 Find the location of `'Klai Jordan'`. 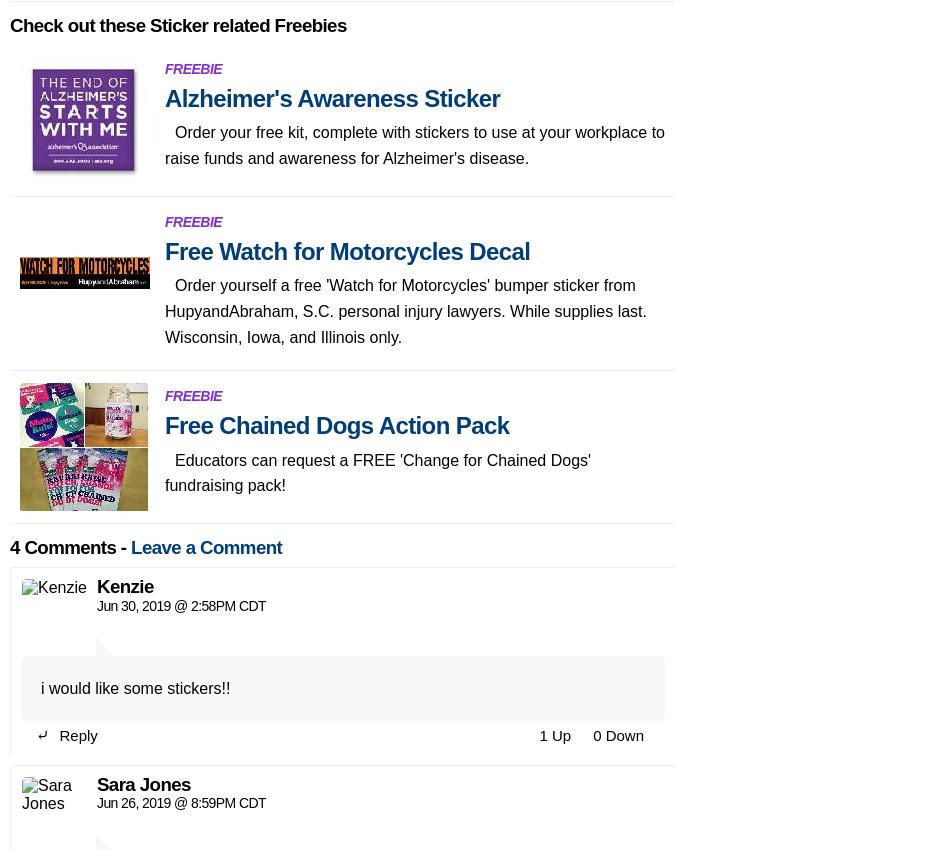

'Klai Jordan' is located at coordinates (144, 481).